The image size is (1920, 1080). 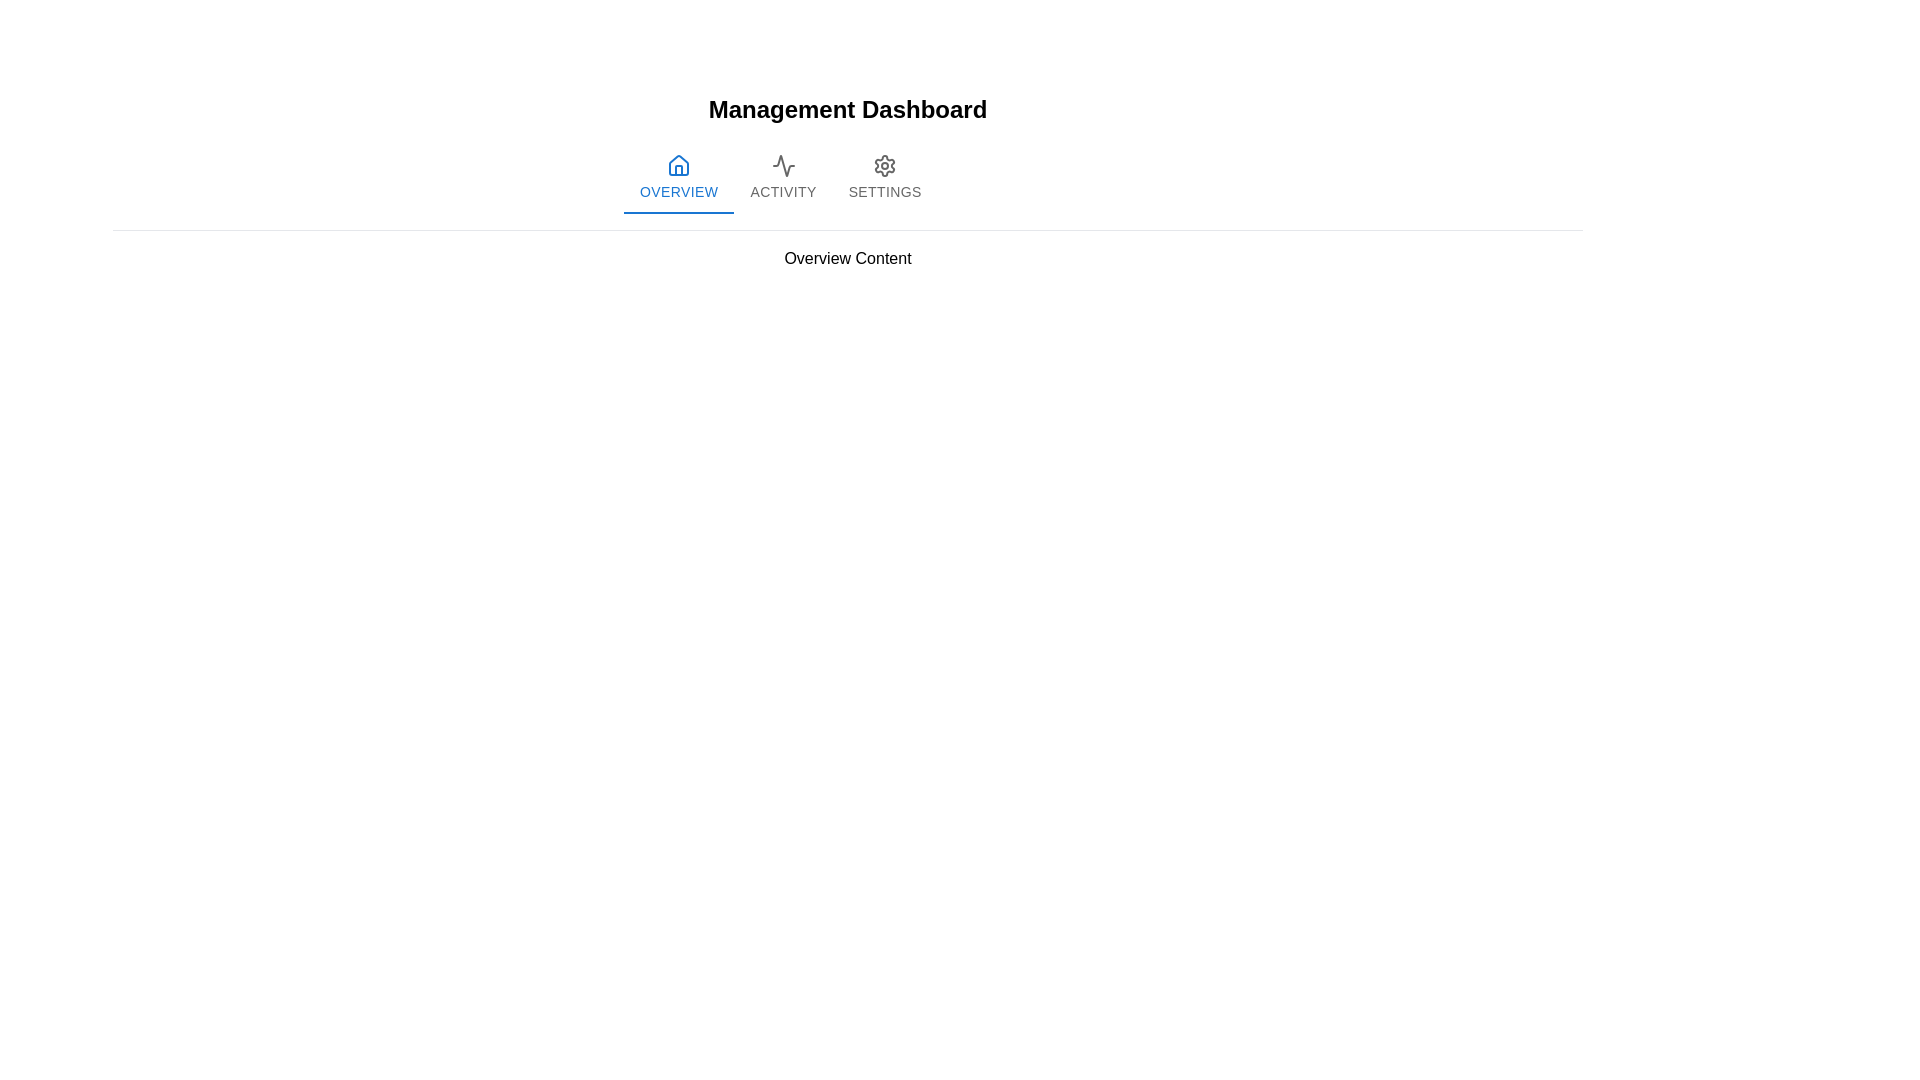 I want to click on the text block displaying 'Overview Content', which is located centrally beneath the navigation tabs in the Management Dashboard, so click(x=848, y=249).